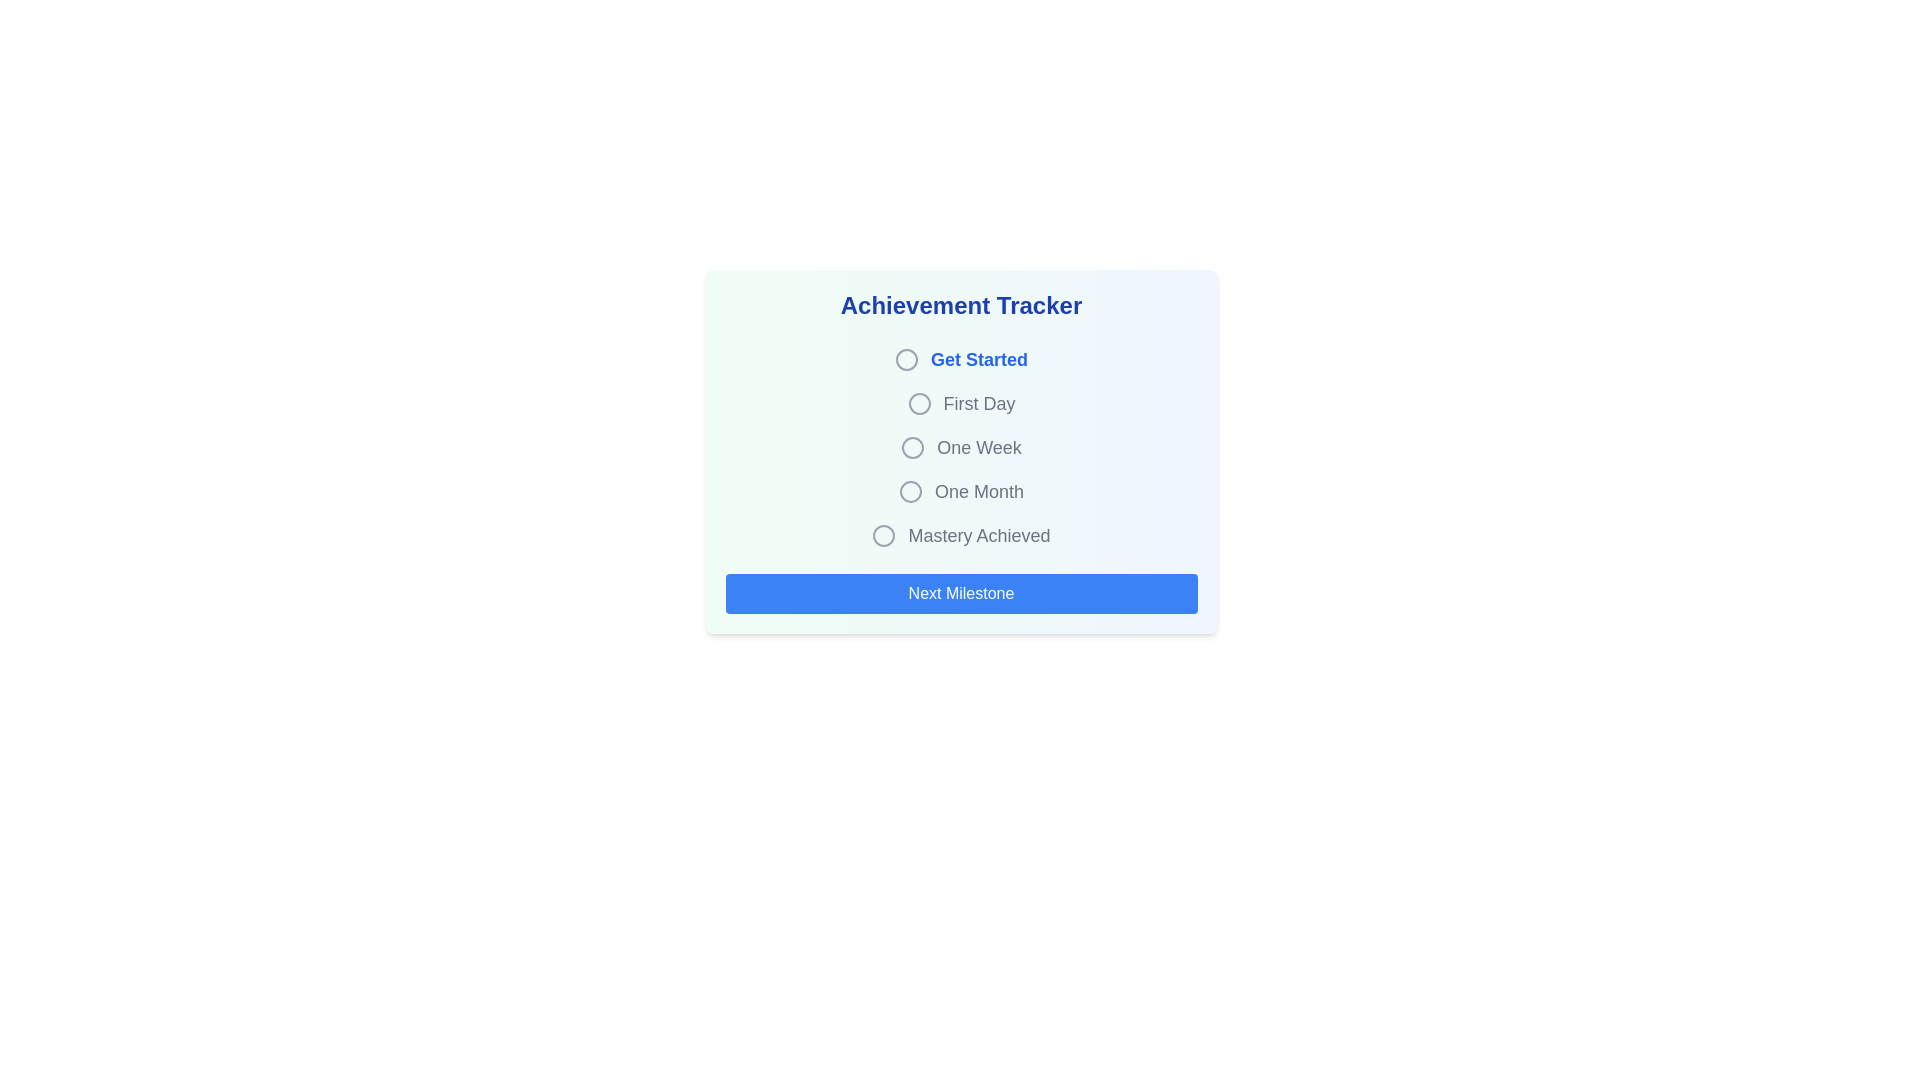 Image resolution: width=1920 pixels, height=1080 pixels. What do you see at coordinates (961, 535) in the screenshot?
I see `the radio button labeled 'Mastery Achieved', which is the fifth option in a vertical list below the 'One Month' radio button` at bounding box center [961, 535].